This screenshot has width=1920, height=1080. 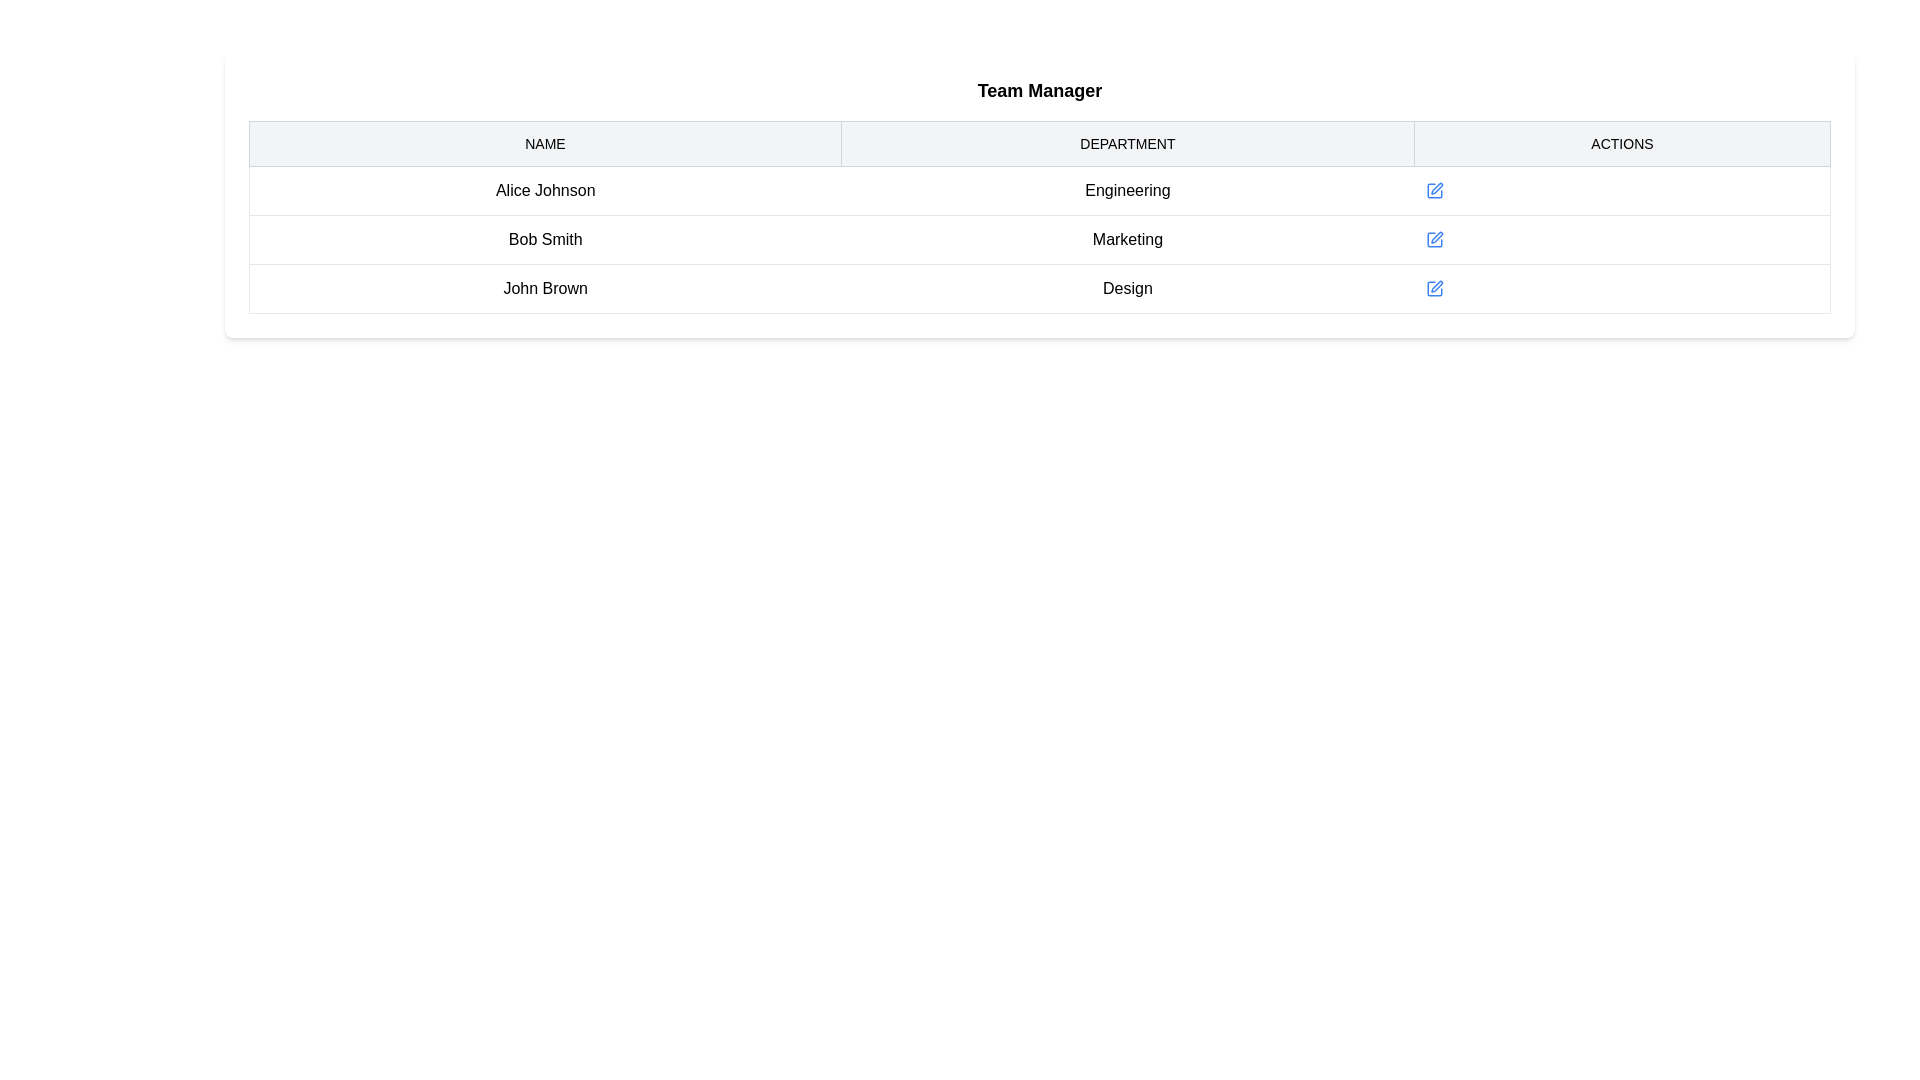 What do you see at coordinates (545, 238) in the screenshot?
I see `the text label displaying 'Bob Smith' located` at bounding box center [545, 238].